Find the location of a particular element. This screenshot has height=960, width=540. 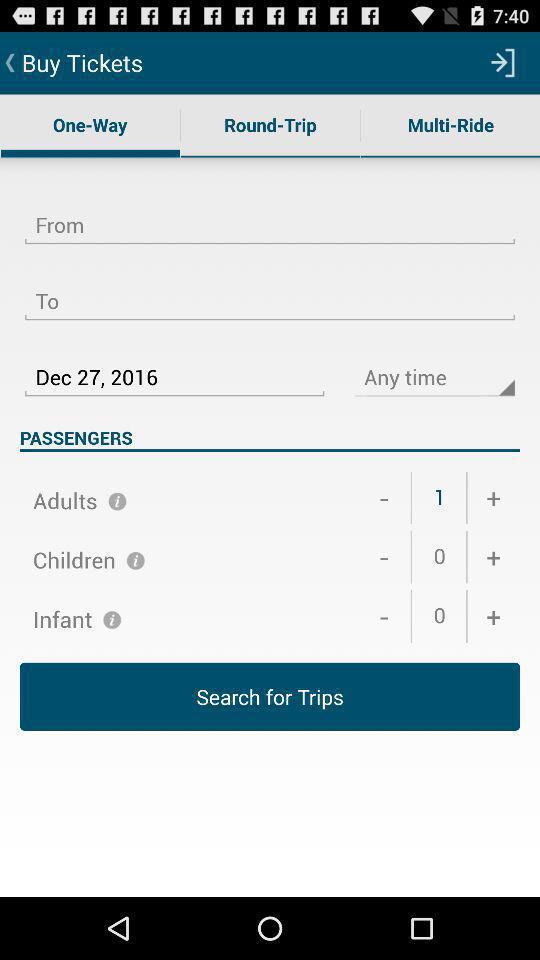

the app below one-way is located at coordinates (270, 213).